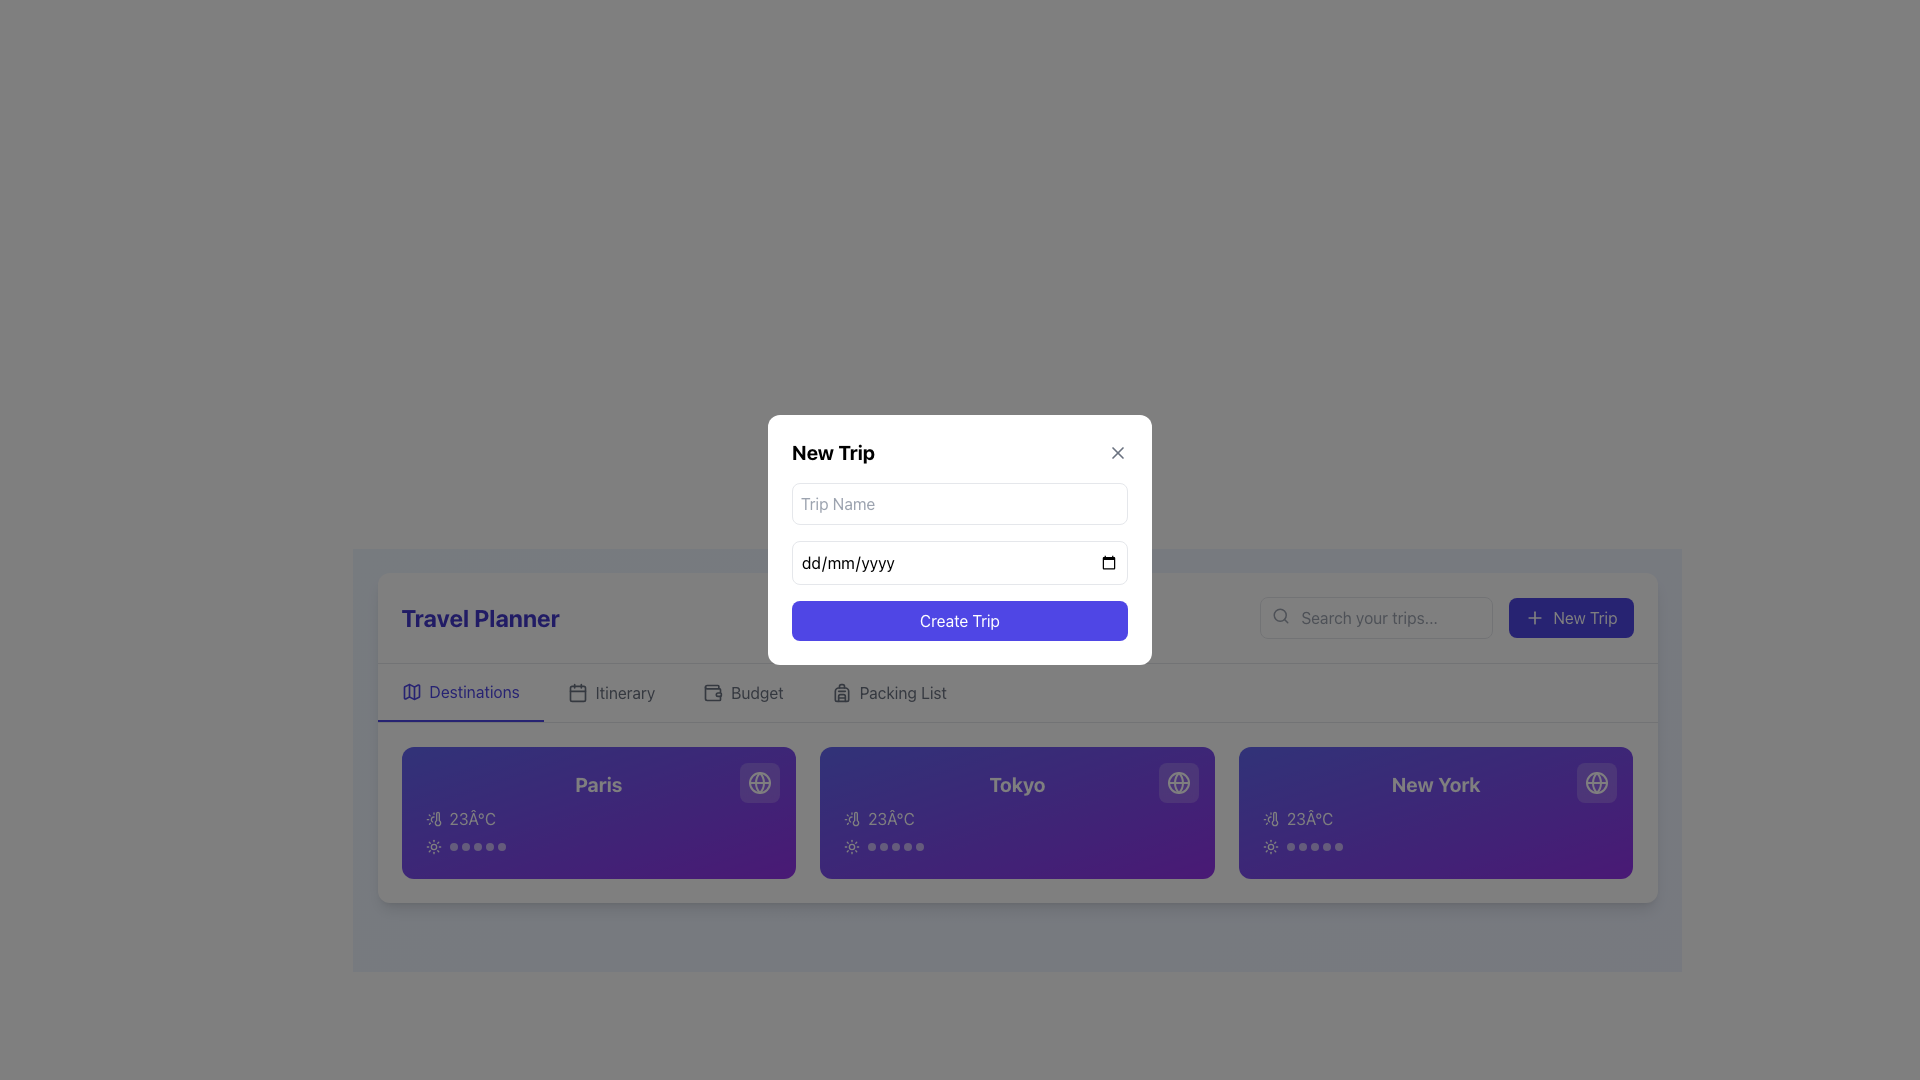 This screenshot has height=1080, width=1920. I want to click on the decorative sunlight icon located in the bottom left corner of the 'Paris' card within the 'Destinations' section, near the '23°C' temperature label, so click(432, 847).